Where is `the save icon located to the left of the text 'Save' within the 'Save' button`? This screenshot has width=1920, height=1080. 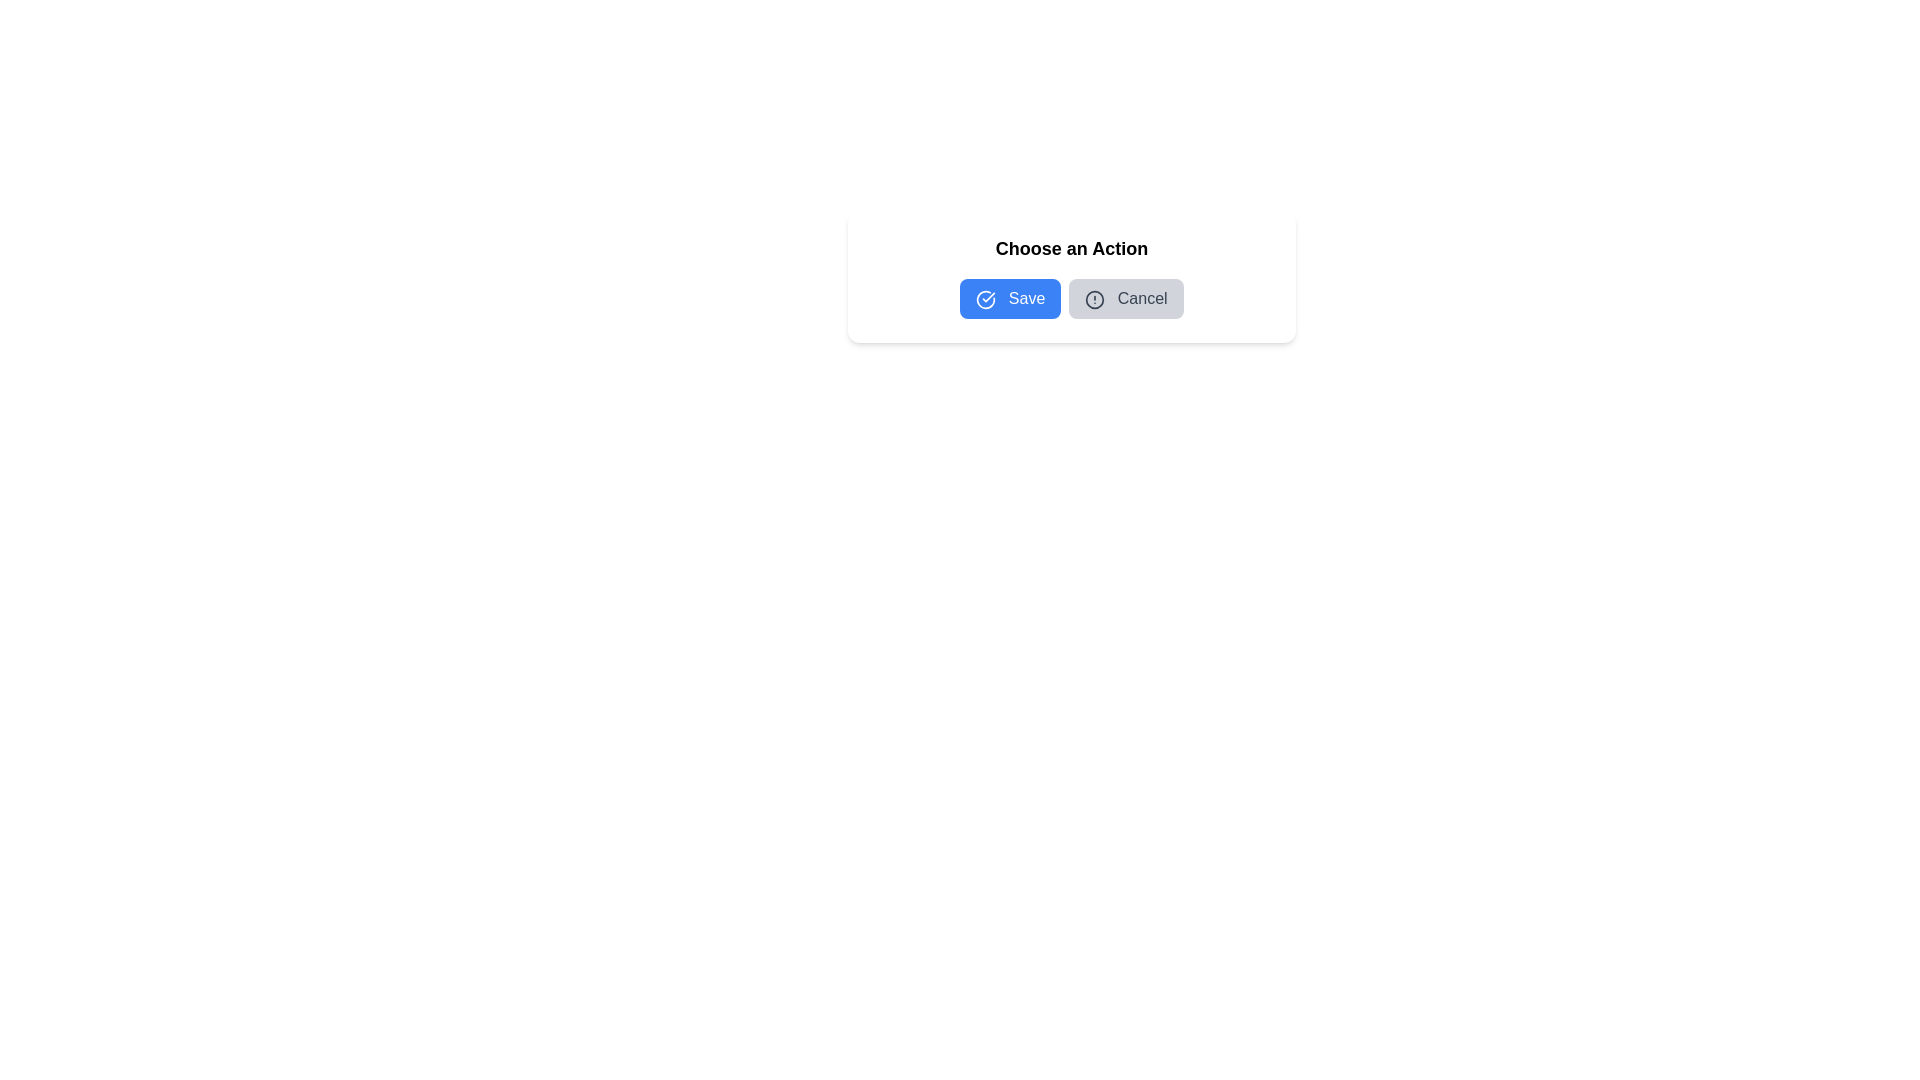 the save icon located to the left of the text 'Save' within the 'Save' button is located at coordinates (986, 299).